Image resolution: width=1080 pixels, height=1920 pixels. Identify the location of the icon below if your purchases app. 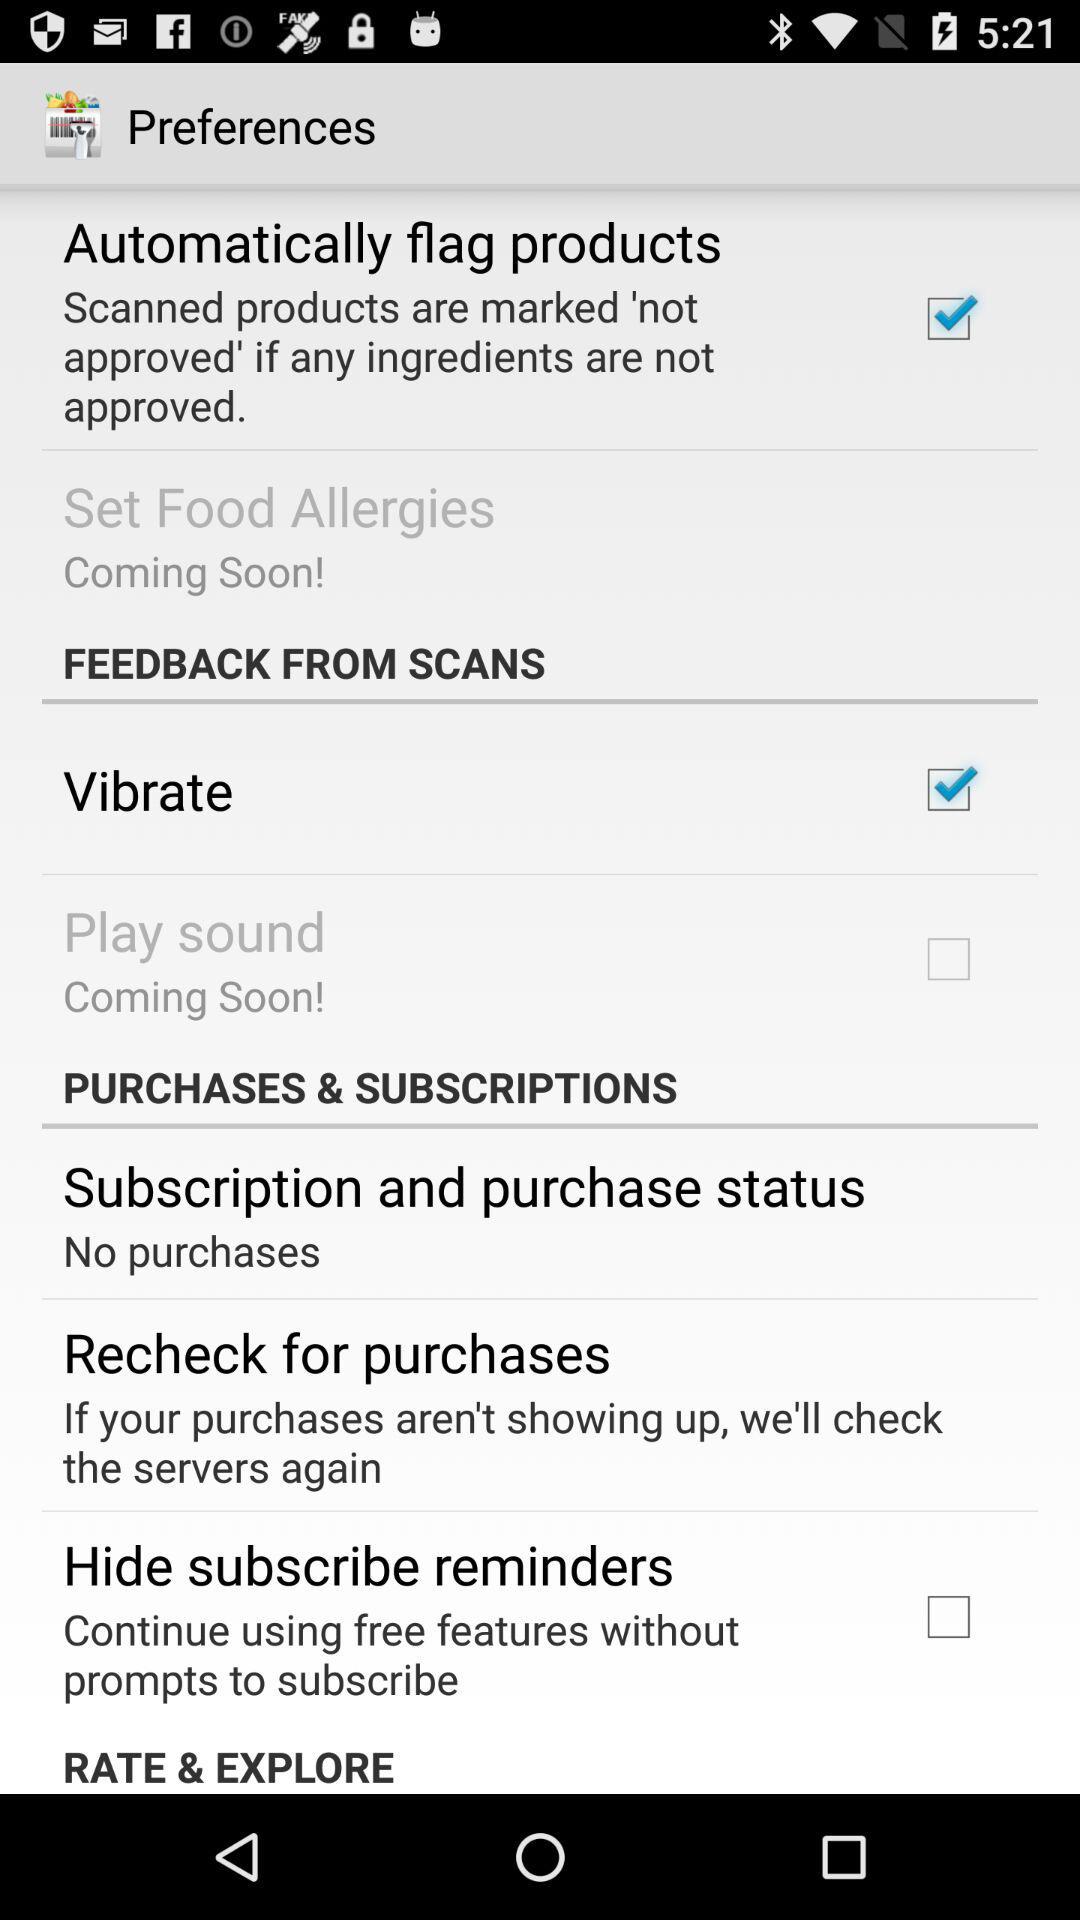
(368, 1563).